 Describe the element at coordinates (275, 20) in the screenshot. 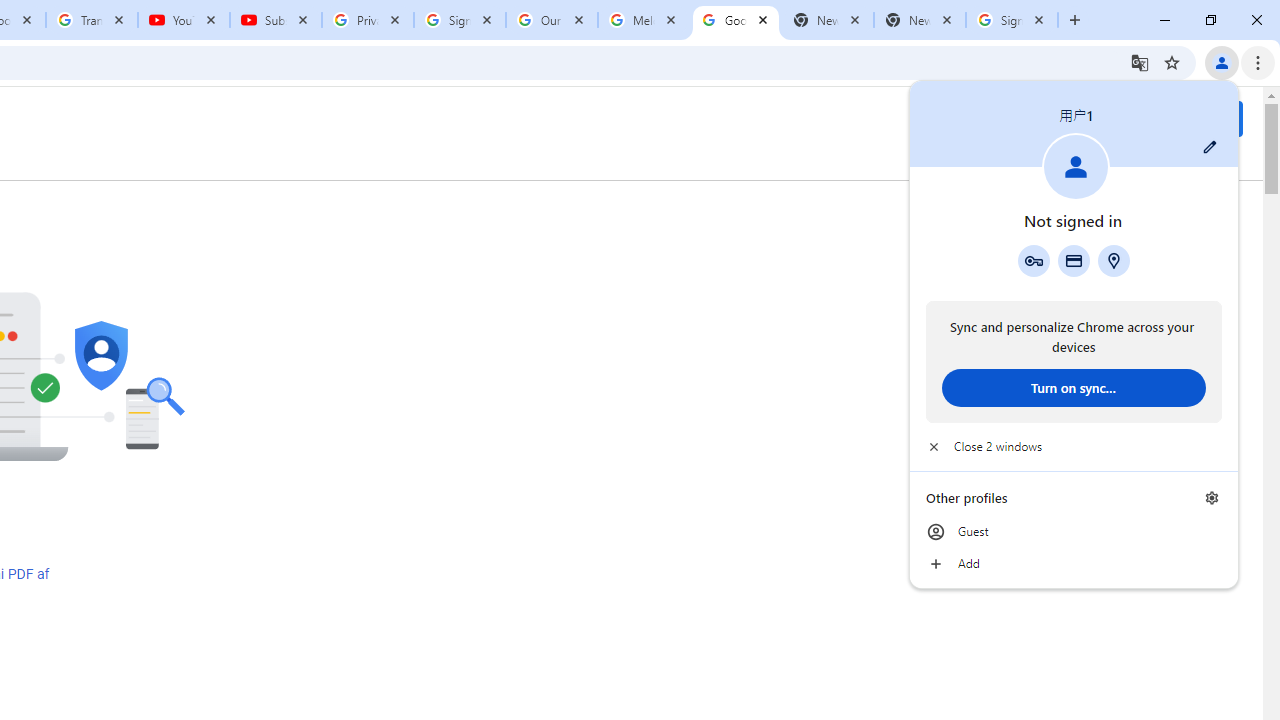

I see `'Subscriptions - YouTube'` at that location.